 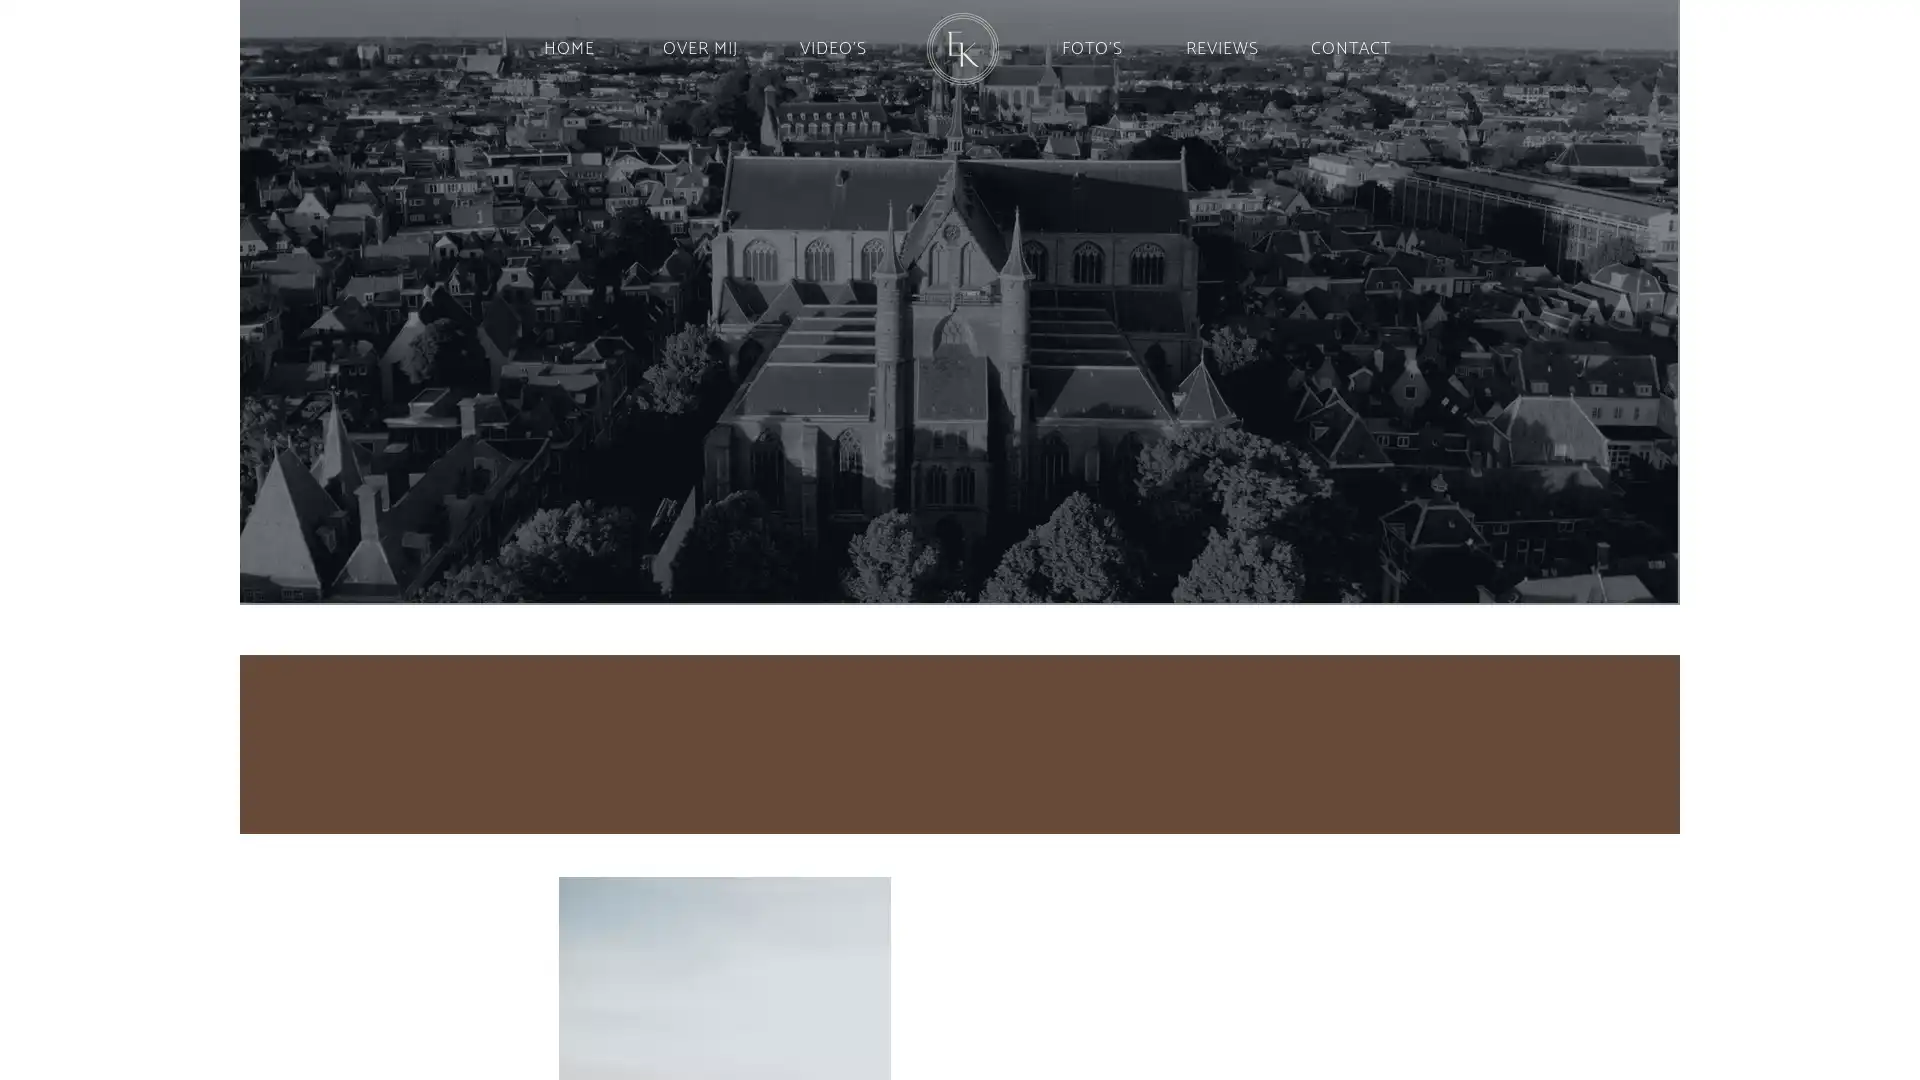 I want to click on Mute, so click(x=1654, y=582).